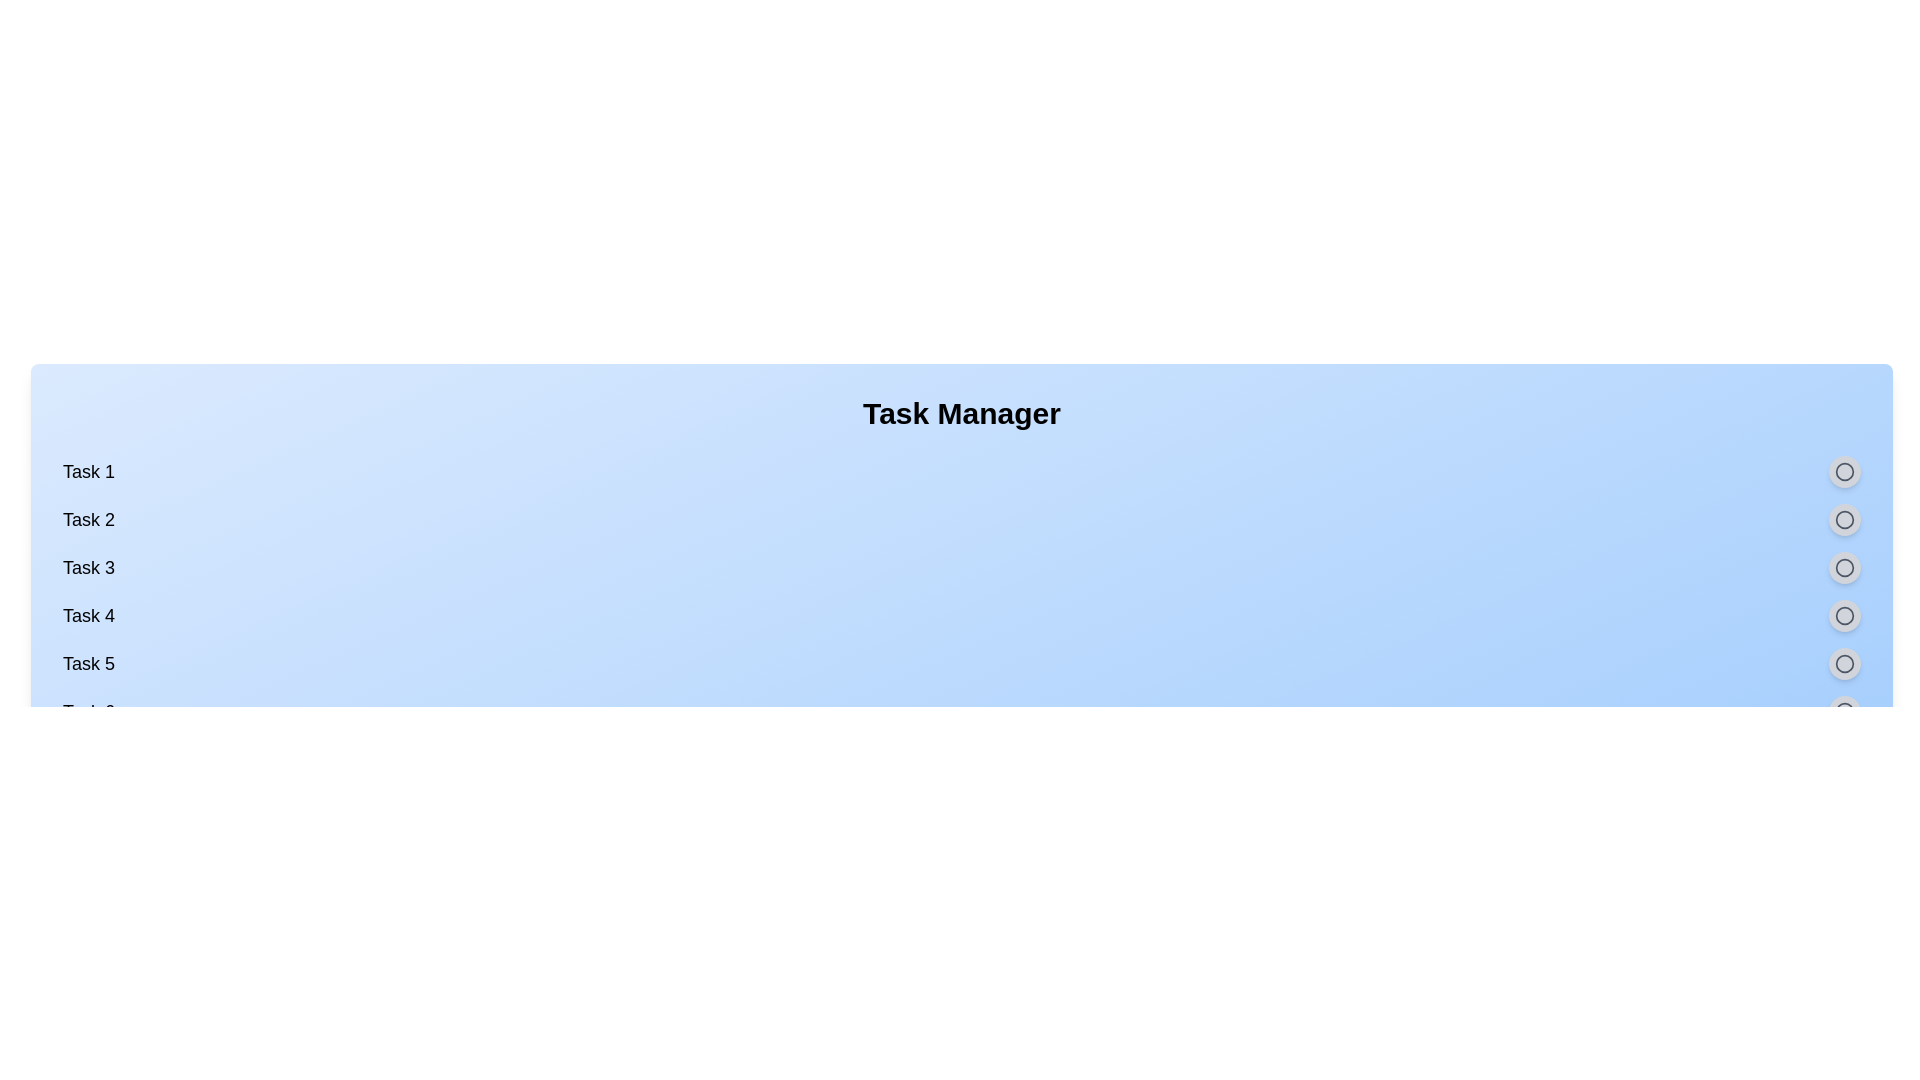  Describe the element at coordinates (961, 412) in the screenshot. I see `the header text 'Task Manager' to analyze its properties` at that location.